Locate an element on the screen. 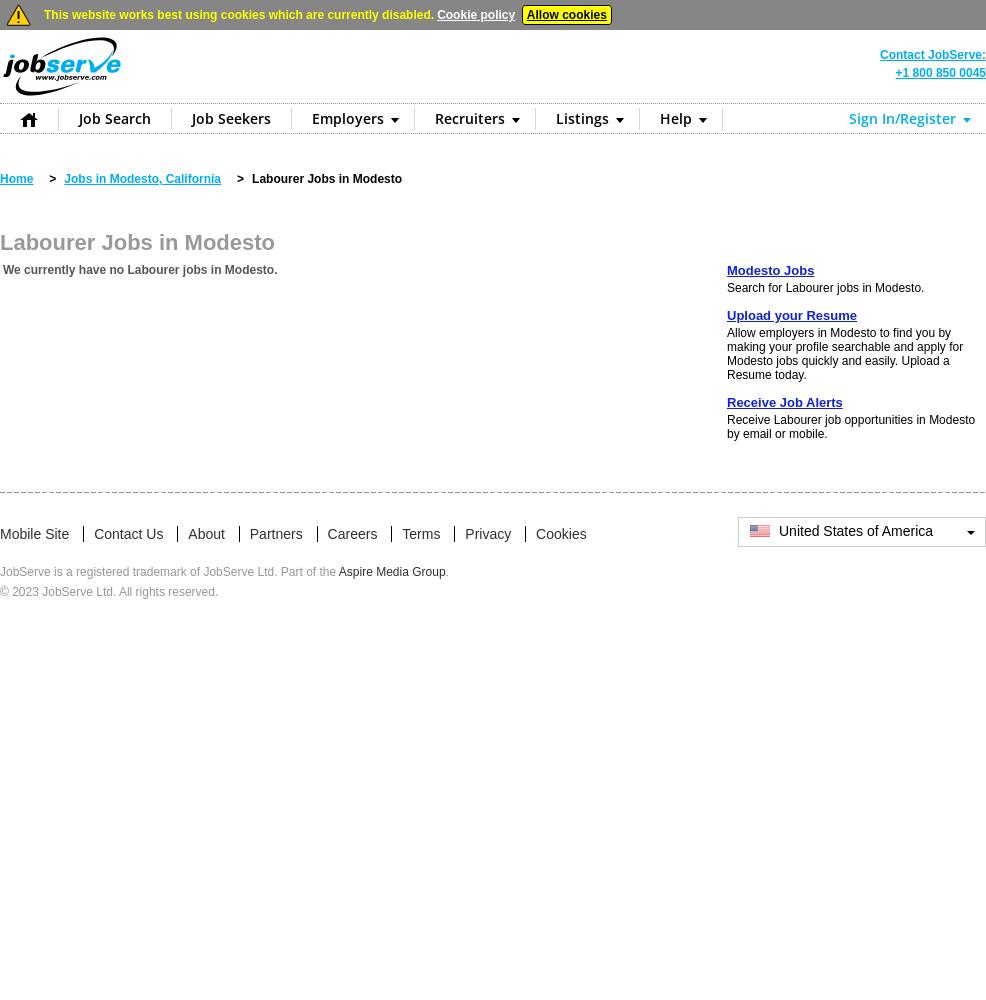 The image size is (986, 1000). 'Labourer Jobs in Modesto' is located at coordinates (137, 241).